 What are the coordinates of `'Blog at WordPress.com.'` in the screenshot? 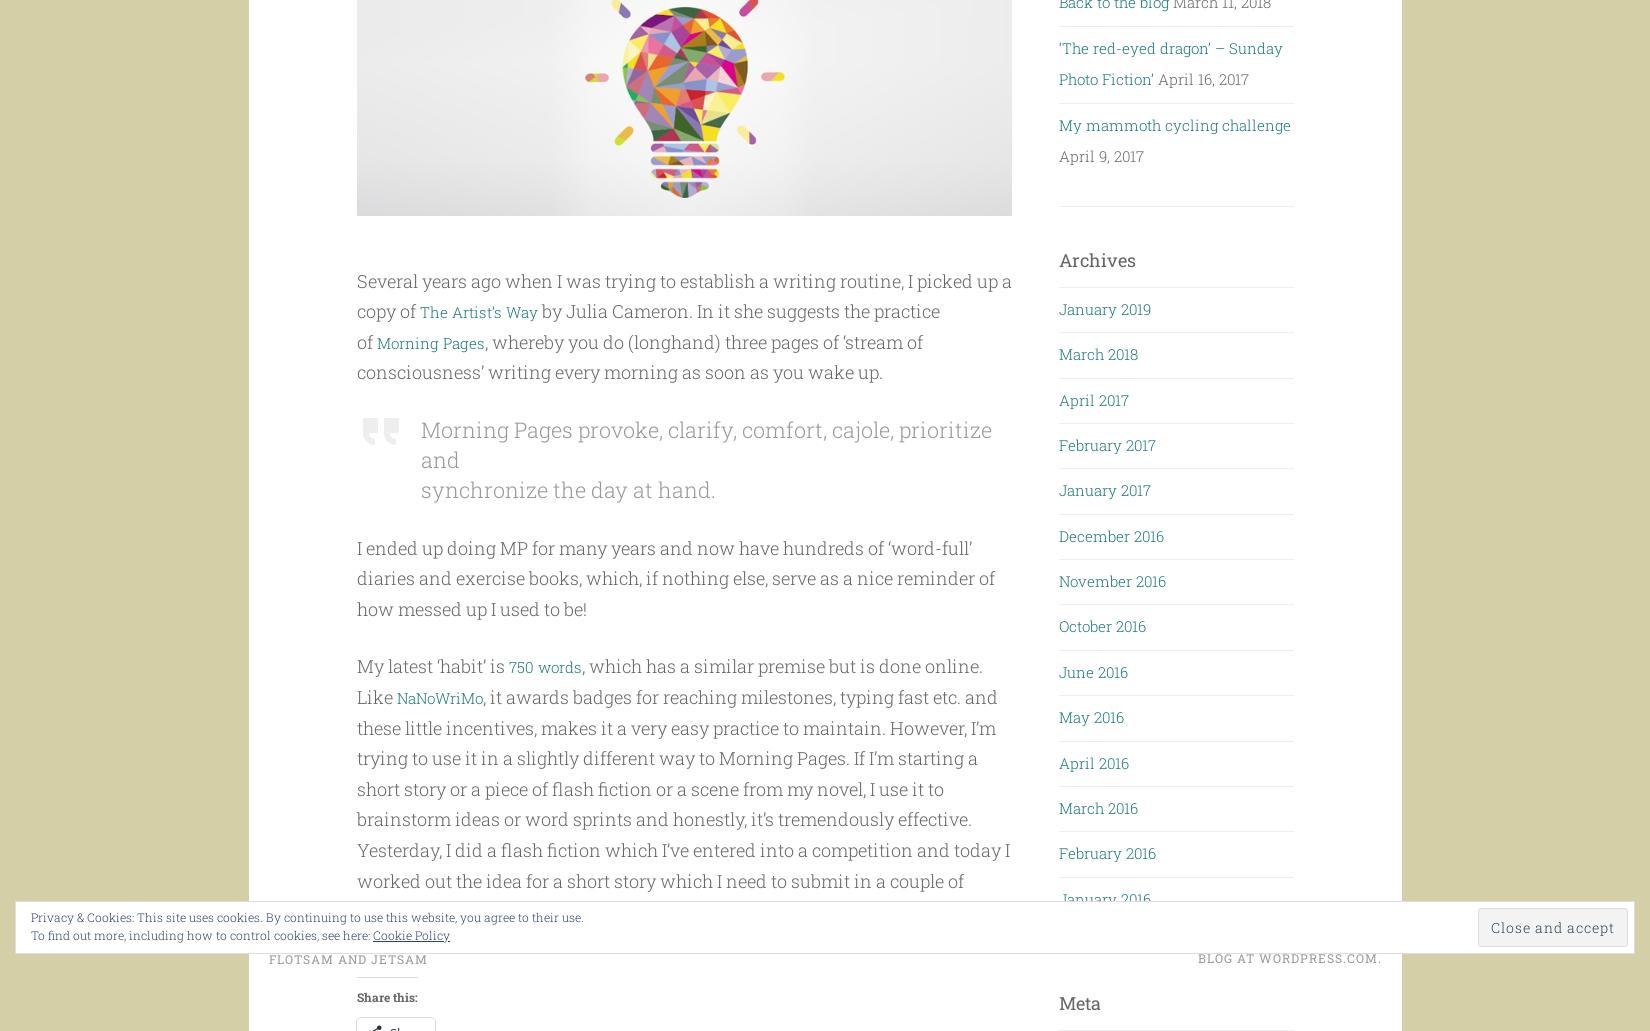 It's located at (1287, 1001).